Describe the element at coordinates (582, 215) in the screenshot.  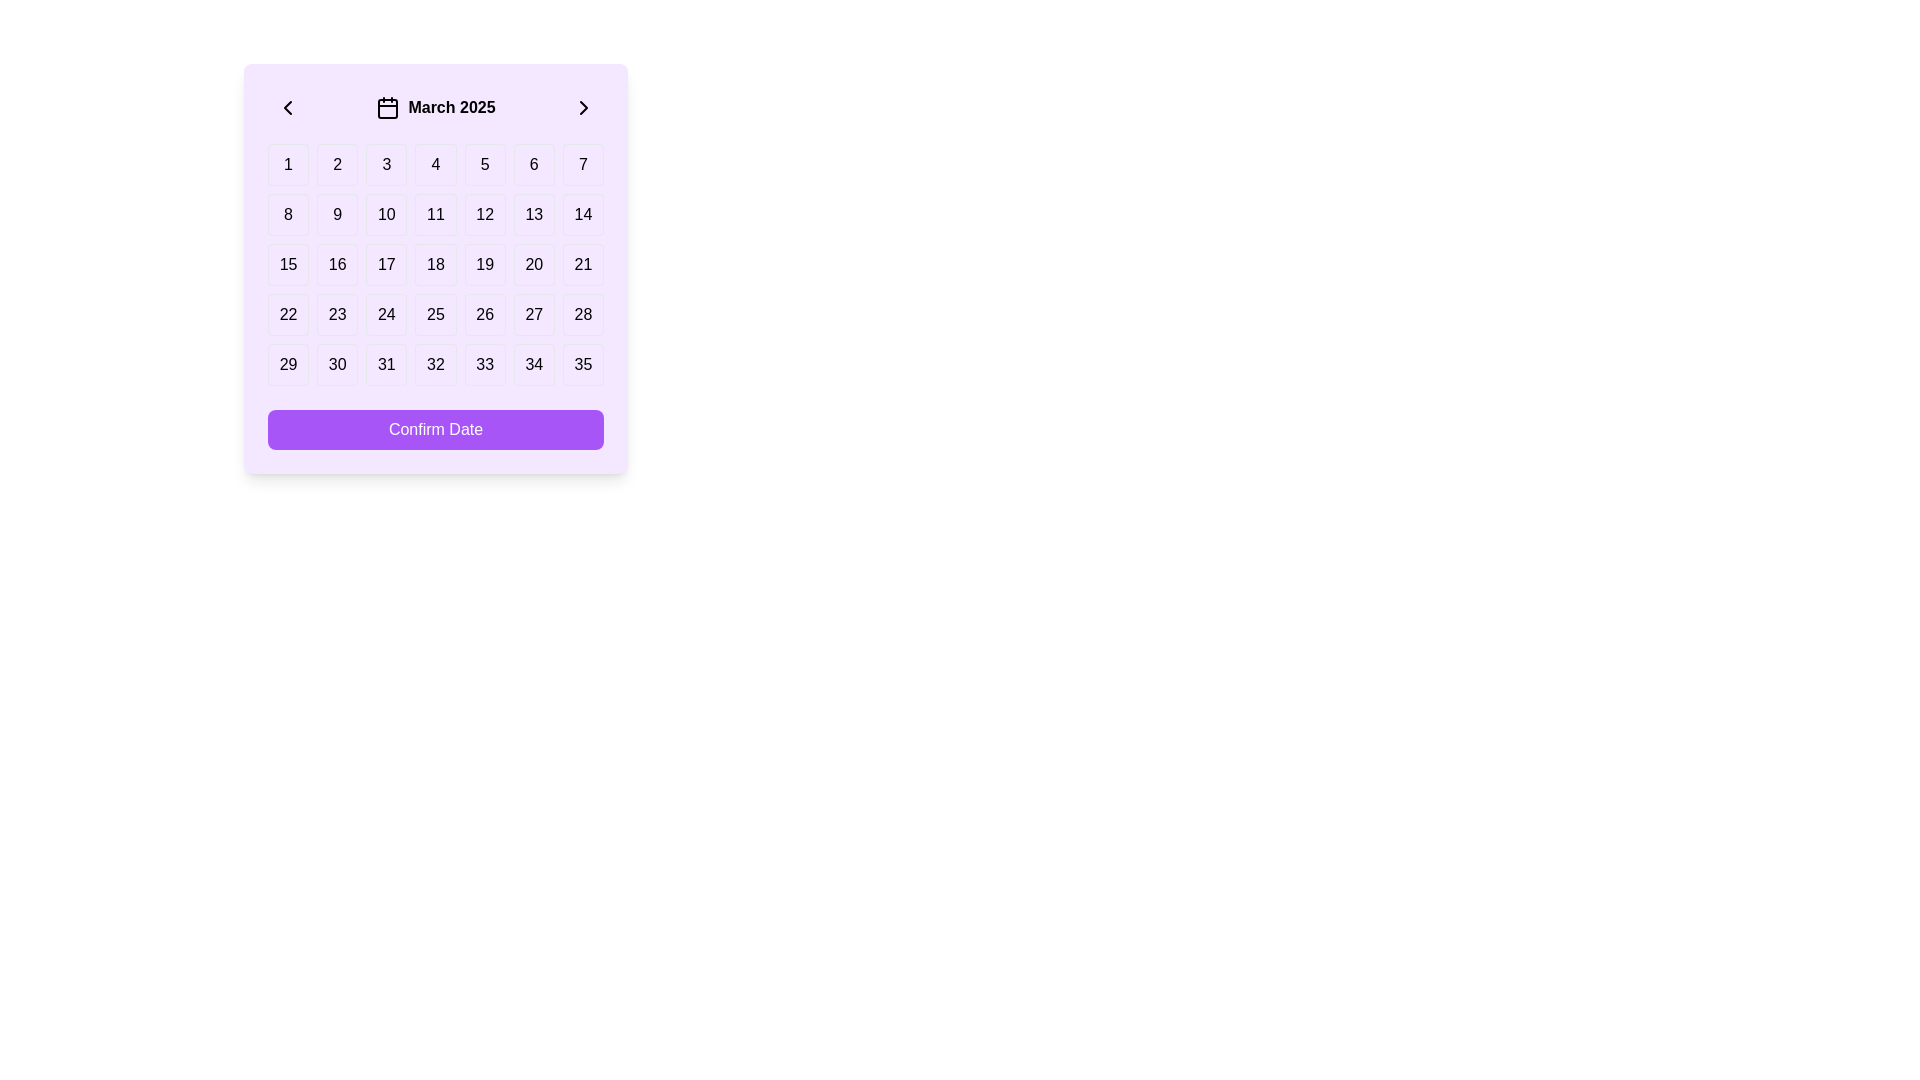
I see `the square button labeled '14' in the second row and seventh column of the calendar grid` at that location.